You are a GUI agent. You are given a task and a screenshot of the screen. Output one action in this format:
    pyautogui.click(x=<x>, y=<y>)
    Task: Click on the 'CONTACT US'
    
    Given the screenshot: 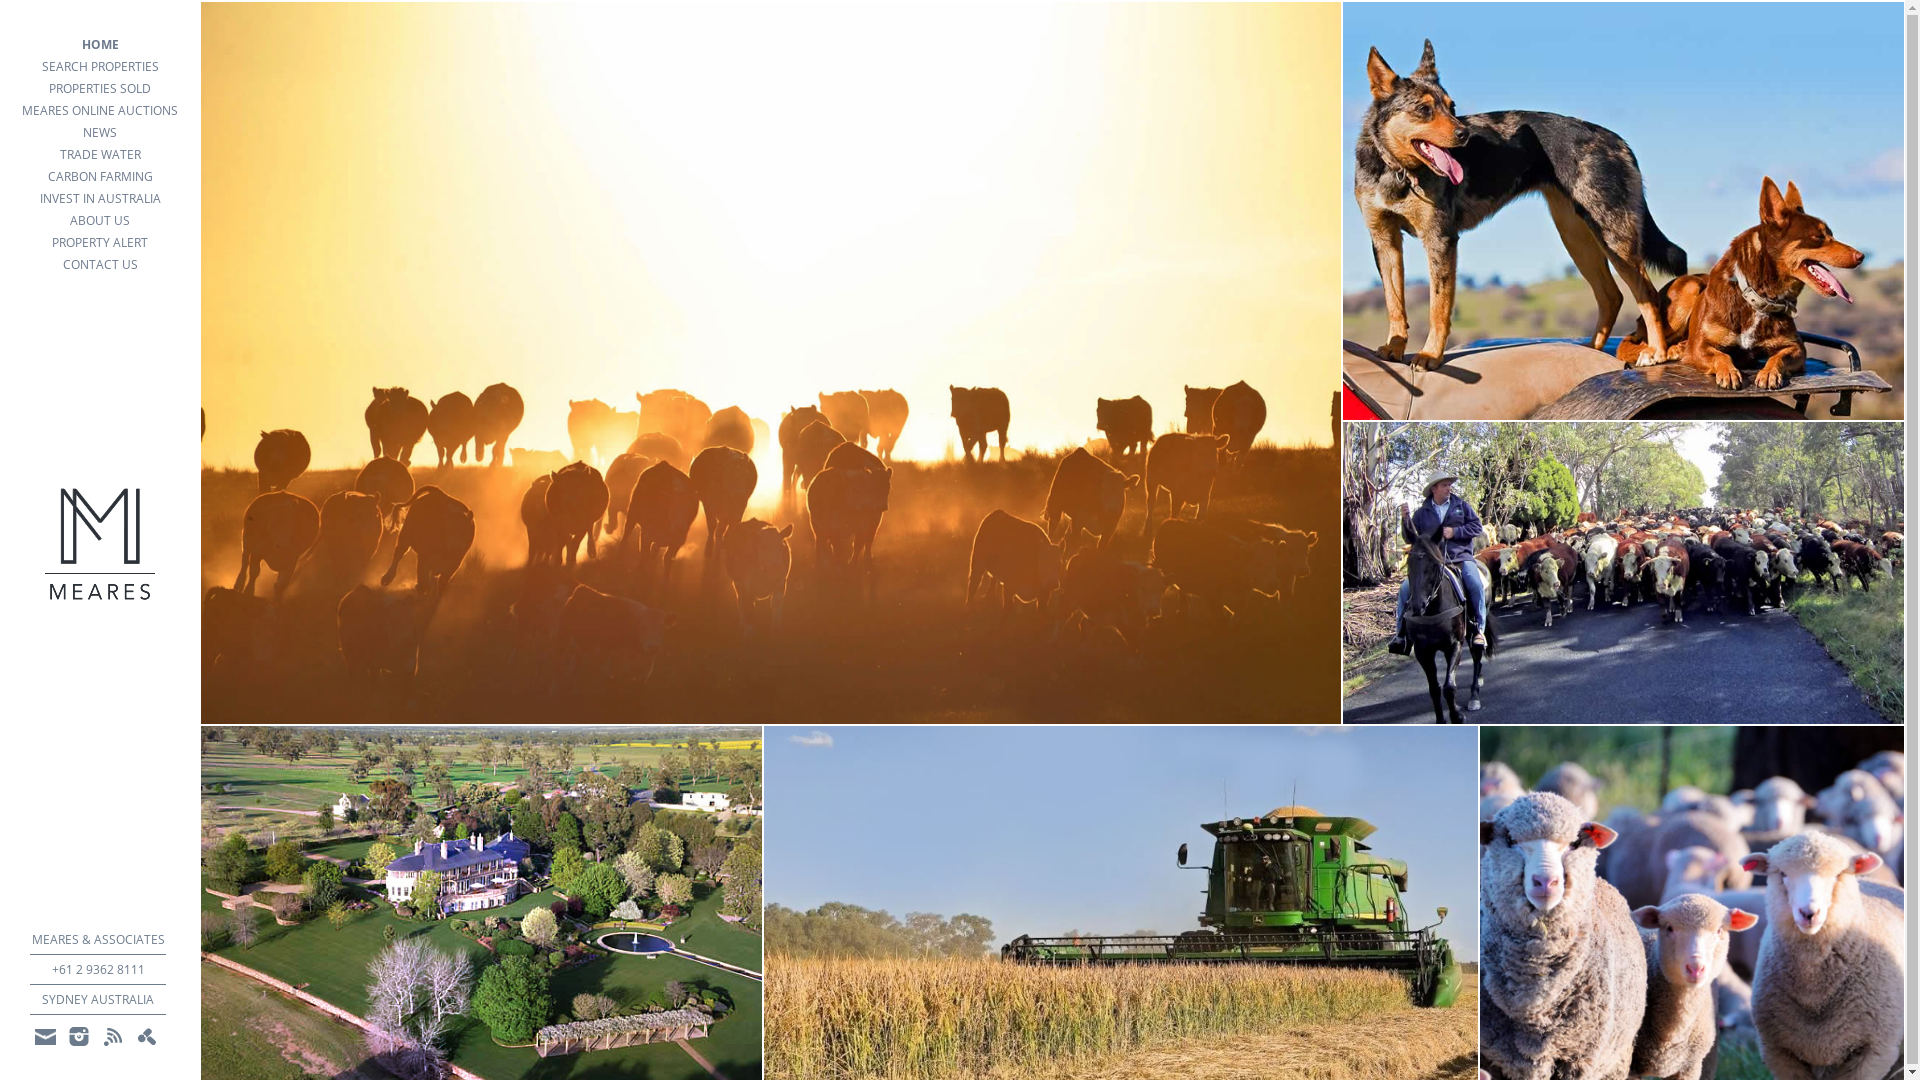 What is the action you would take?
    pyautogui.click(x=99, y=264)
    